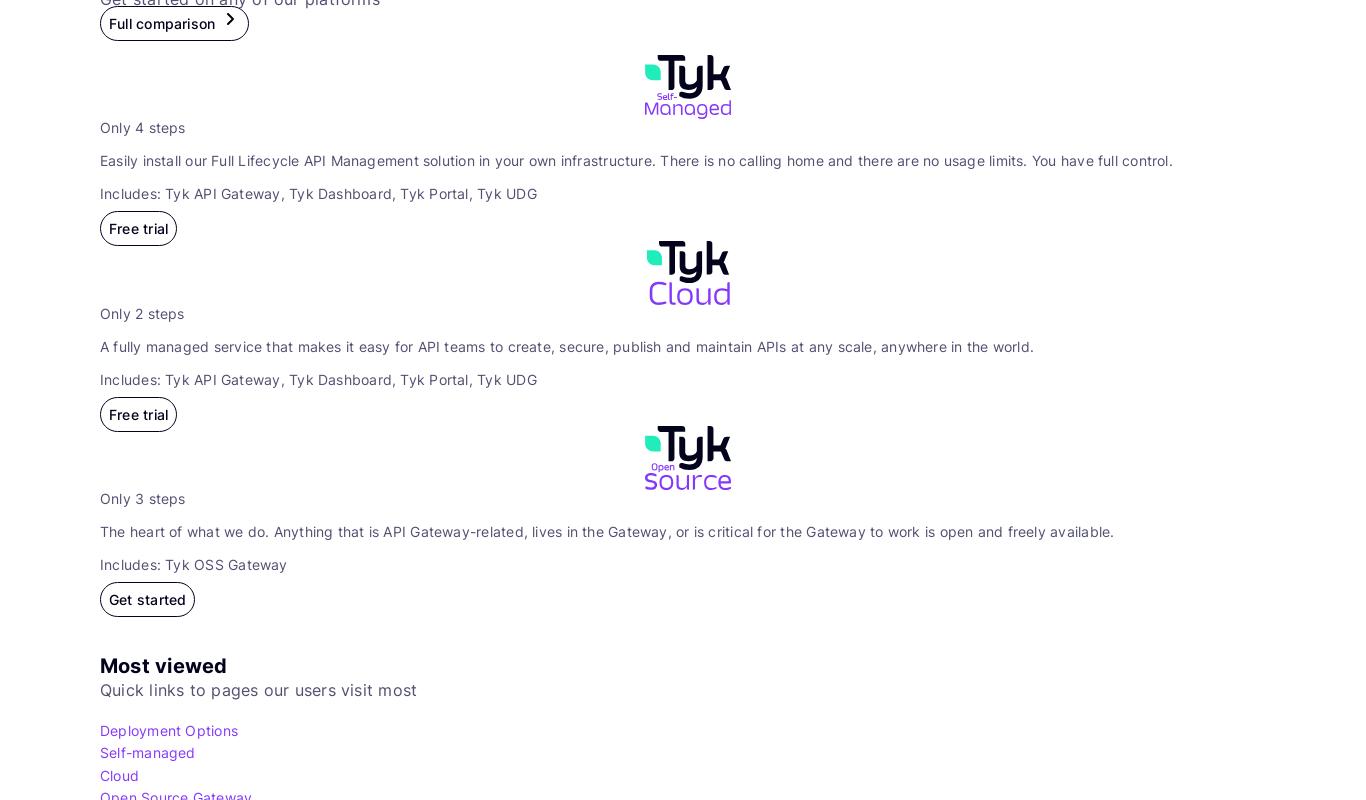 The width and height of the screenshot is (1366, 800). I want to click on 'Most viewed', so click(99, 664).